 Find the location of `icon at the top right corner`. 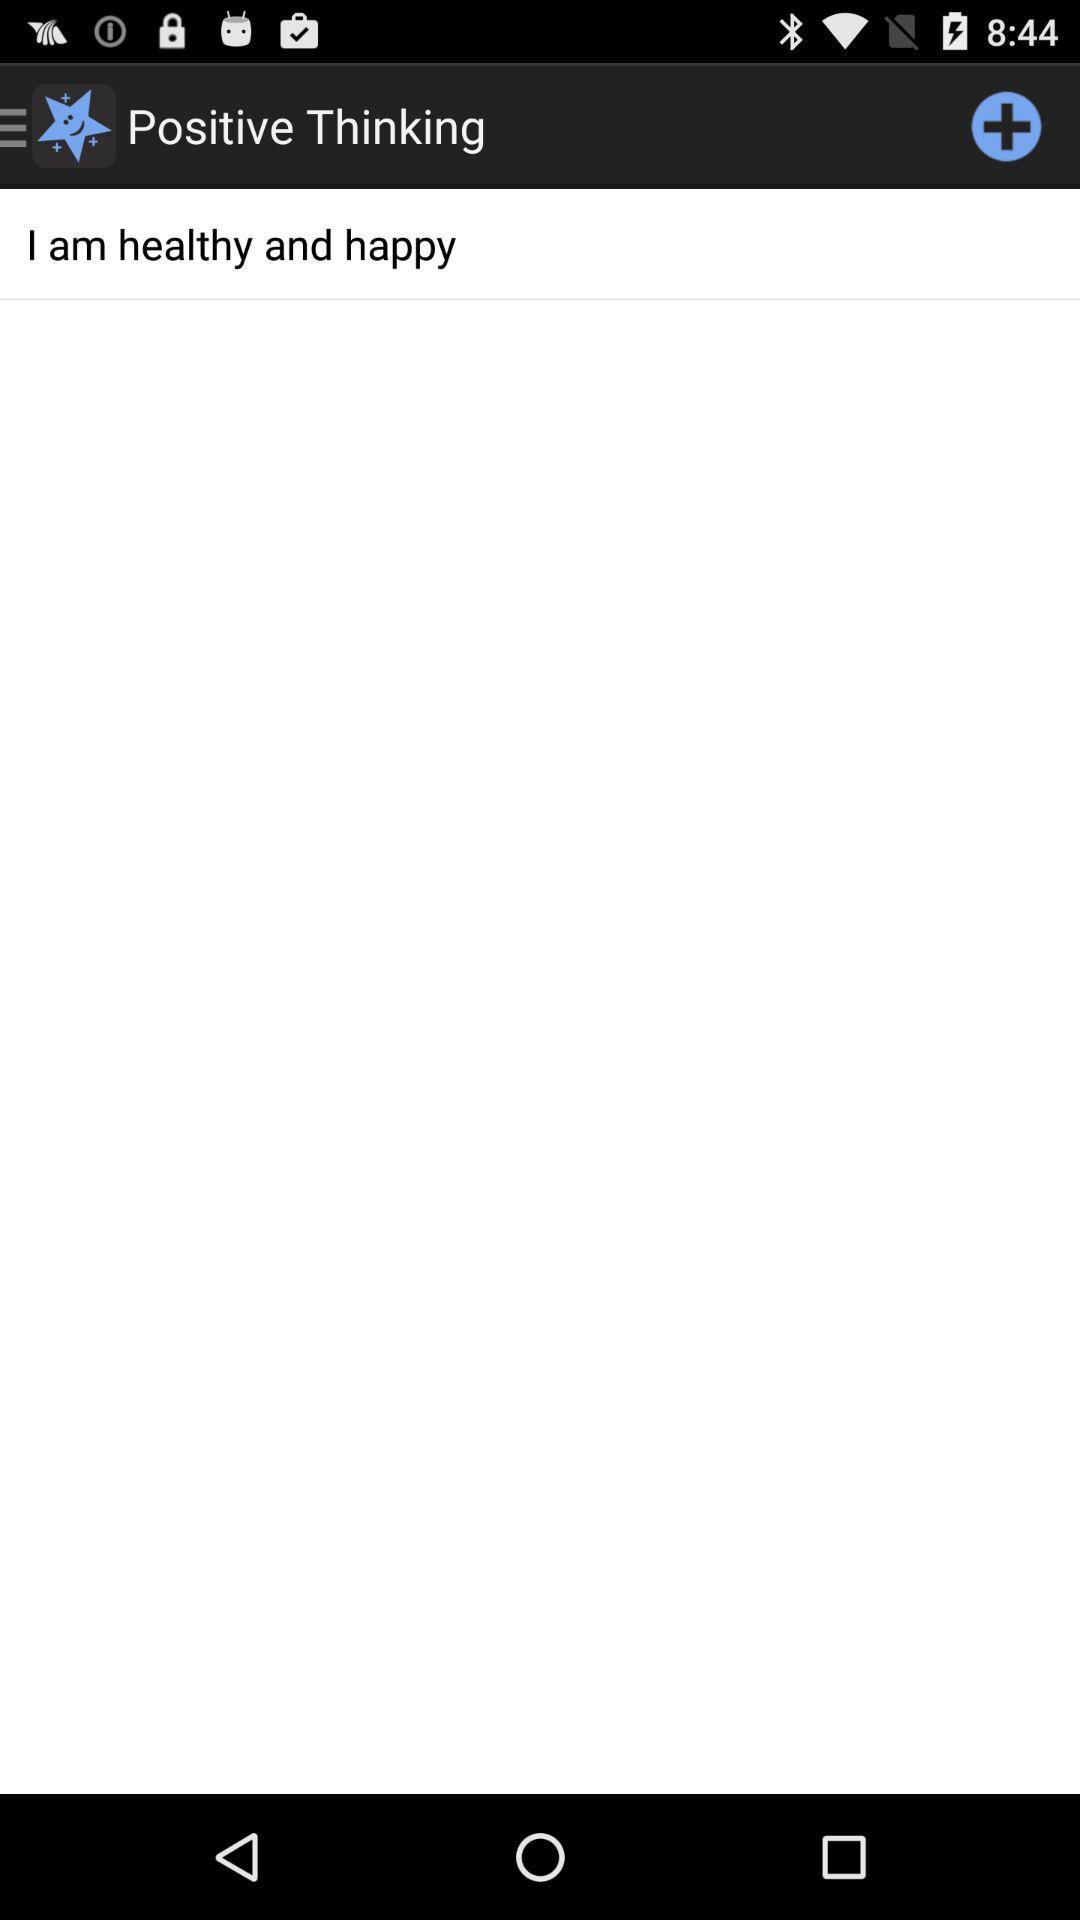

icon at the top right corner is located at coordinates (1006, 124).